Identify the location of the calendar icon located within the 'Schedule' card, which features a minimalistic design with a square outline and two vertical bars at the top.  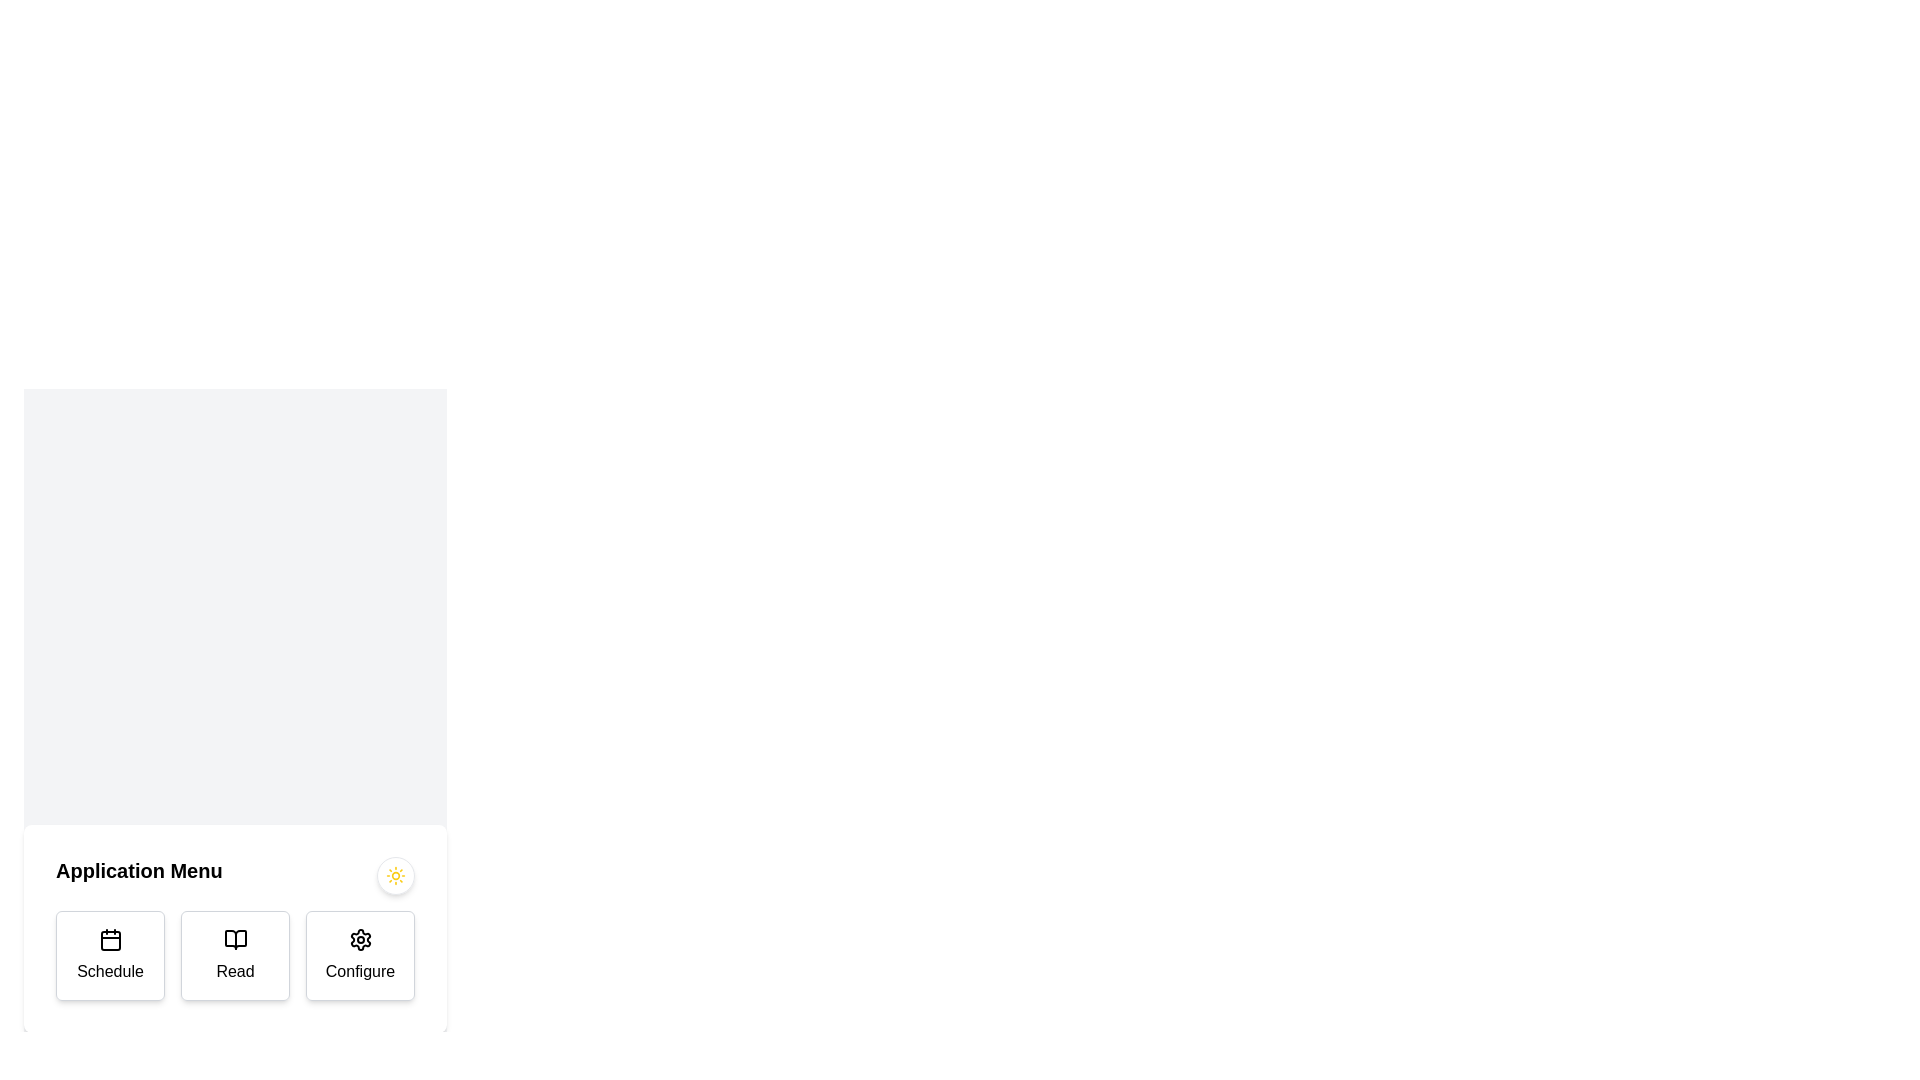
(109, 940).